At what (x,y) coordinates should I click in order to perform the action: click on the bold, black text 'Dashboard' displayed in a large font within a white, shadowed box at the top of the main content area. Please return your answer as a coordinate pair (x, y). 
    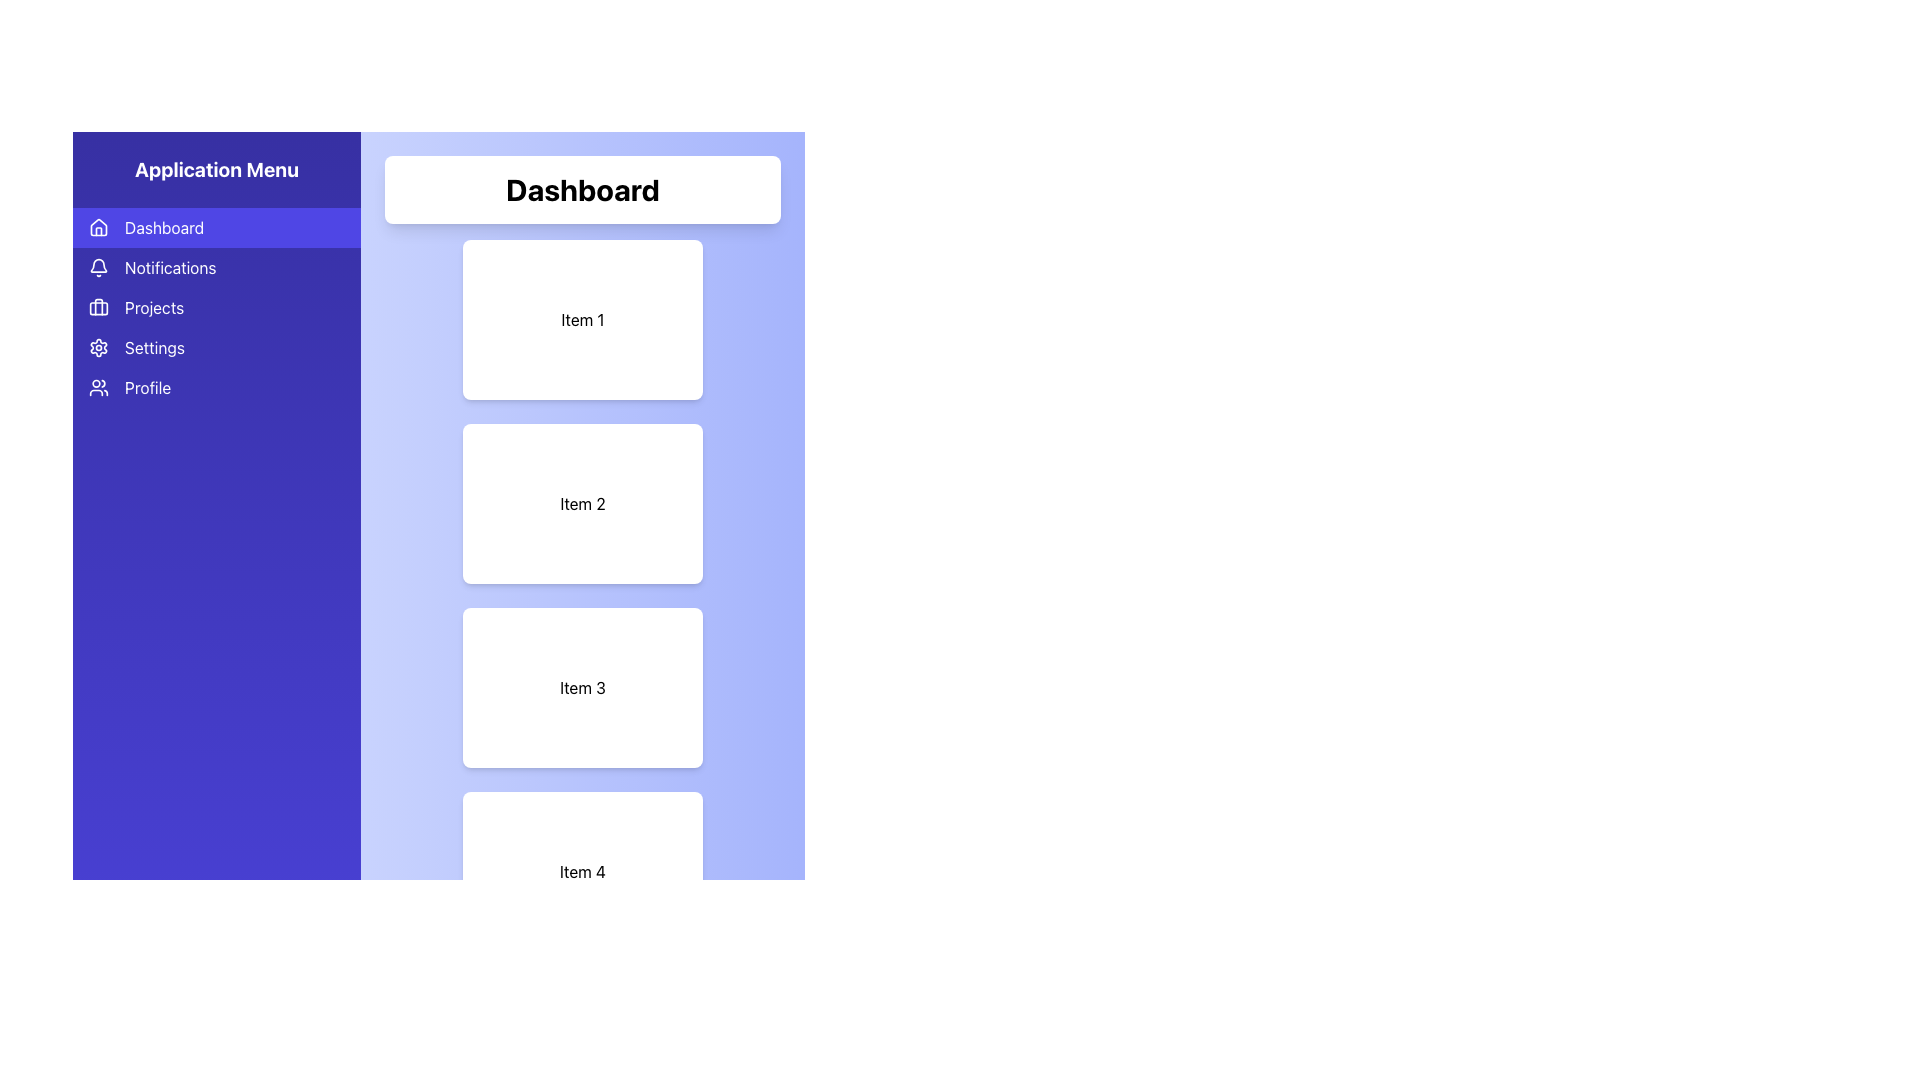
    Looking at the image, I should click on (581, 189).